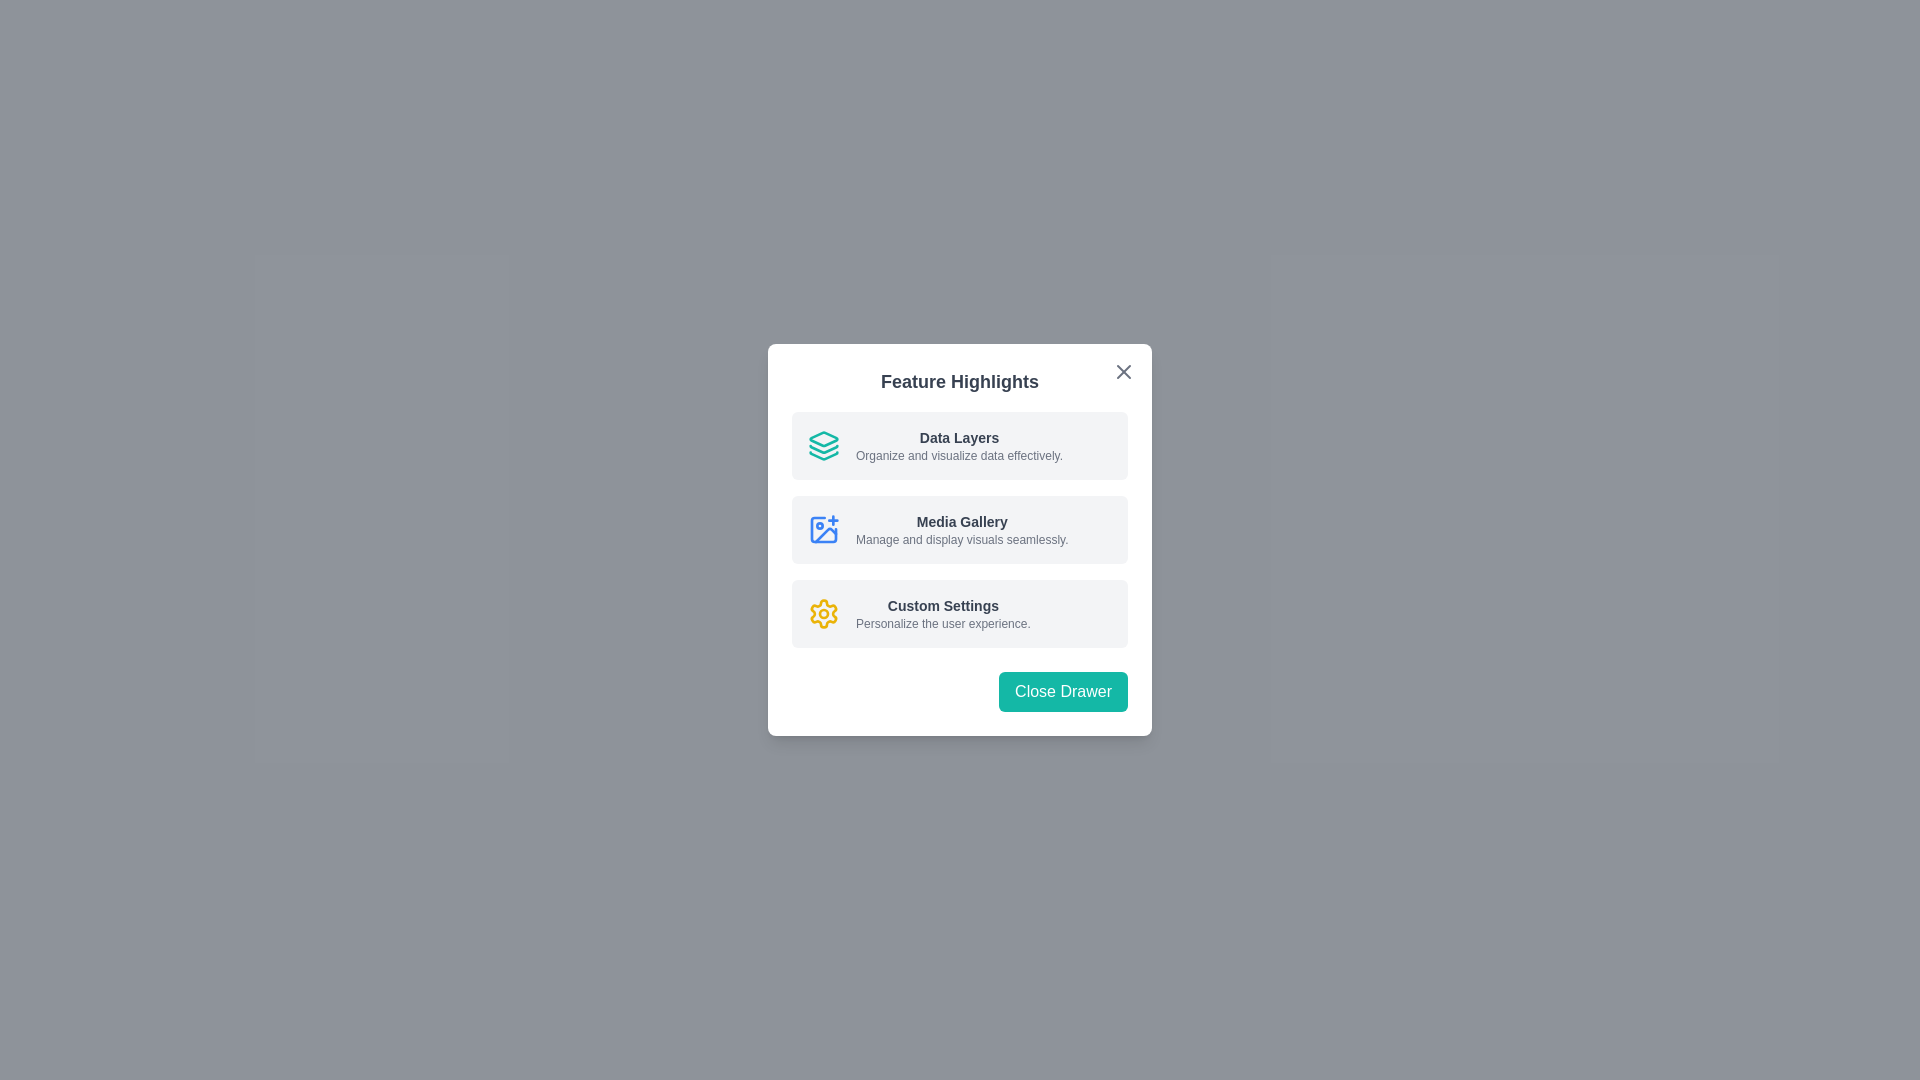 This screenshot has height=1080, width=1920. I want to click on the 'Close Drawer' button located at the bottom of the 'Feature Highlights' Modal dialog, which is centered within a dark semi-transparent background overlay, so click(960, 540).